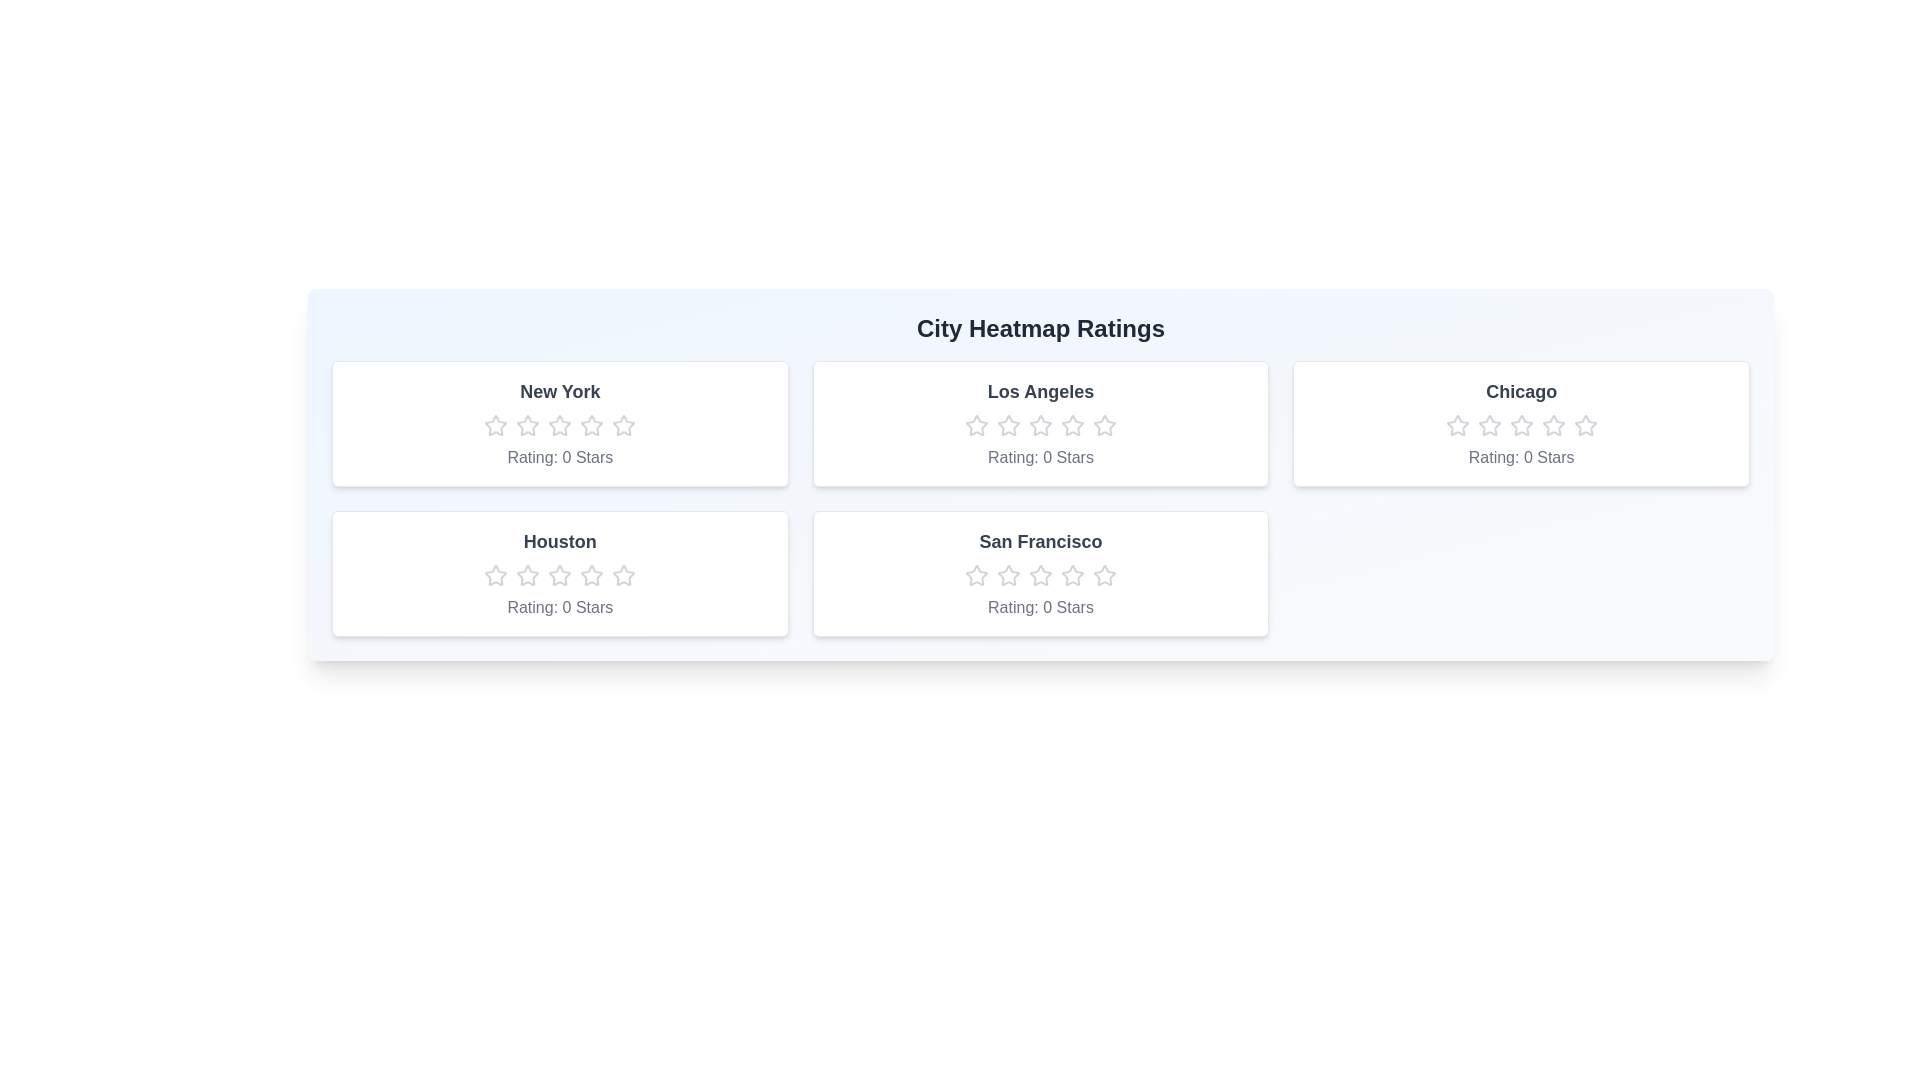 This screenshot has height=1080, width=1920. What do you see at coordinates (1103, 575) in the screenshot?
I see `the San Francisco rating star number 5` at bounding box center [1103, 575].